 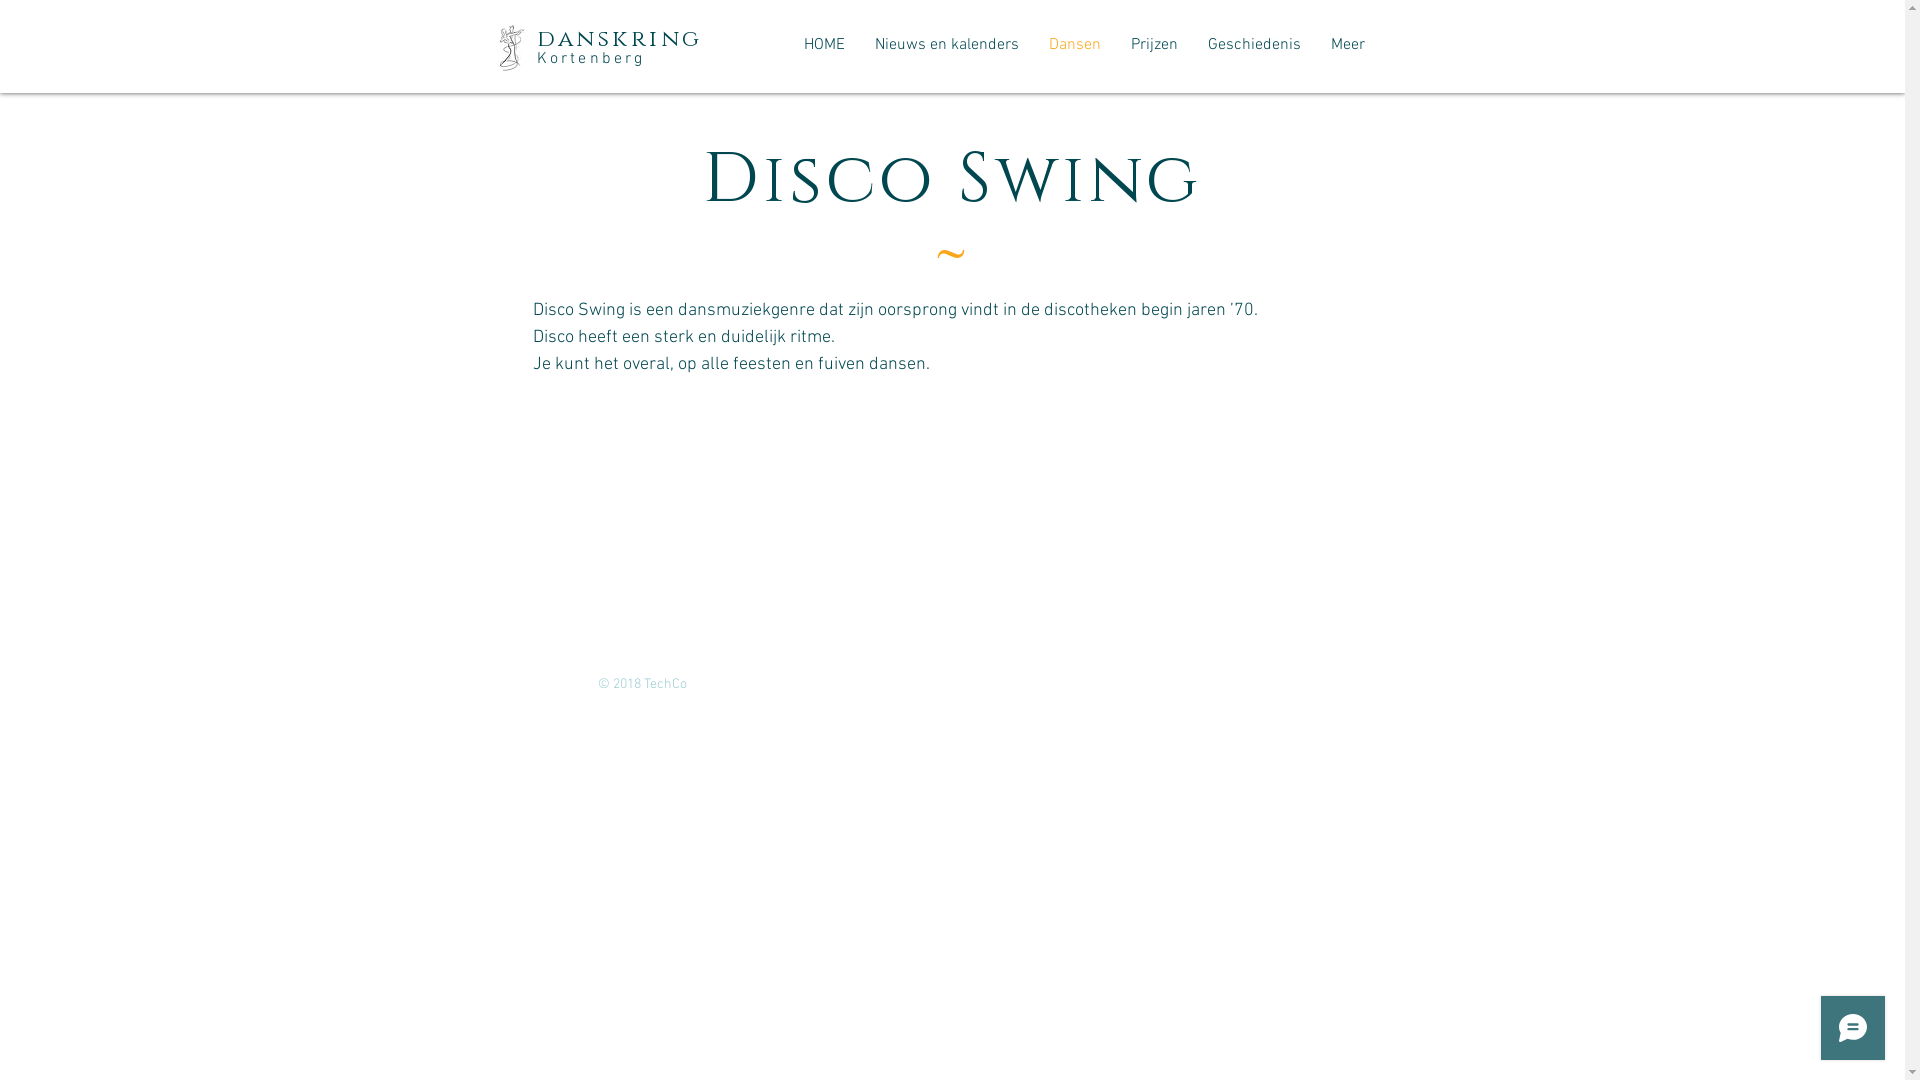 I want to click on 'TechCo', so click(x=667, y=683).